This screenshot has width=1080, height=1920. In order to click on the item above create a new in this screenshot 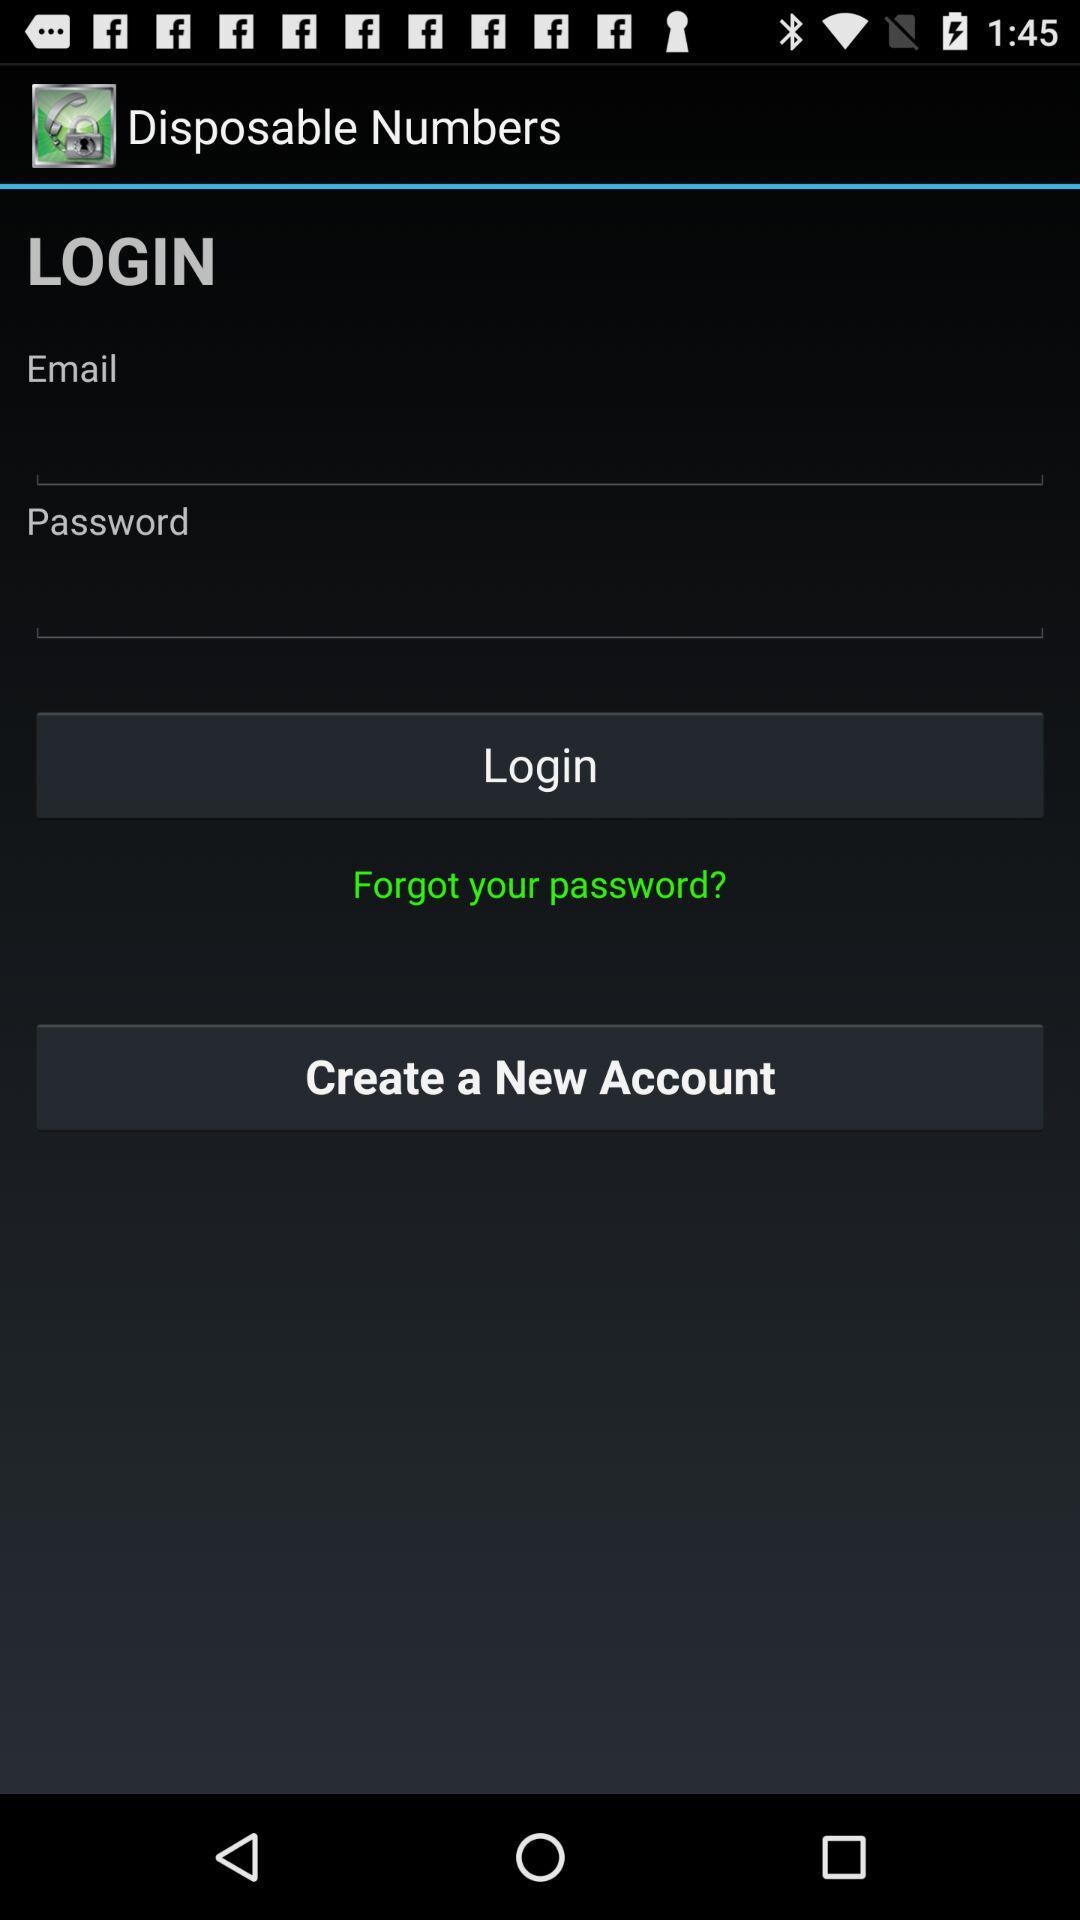, I will do `click(538, 882)`.